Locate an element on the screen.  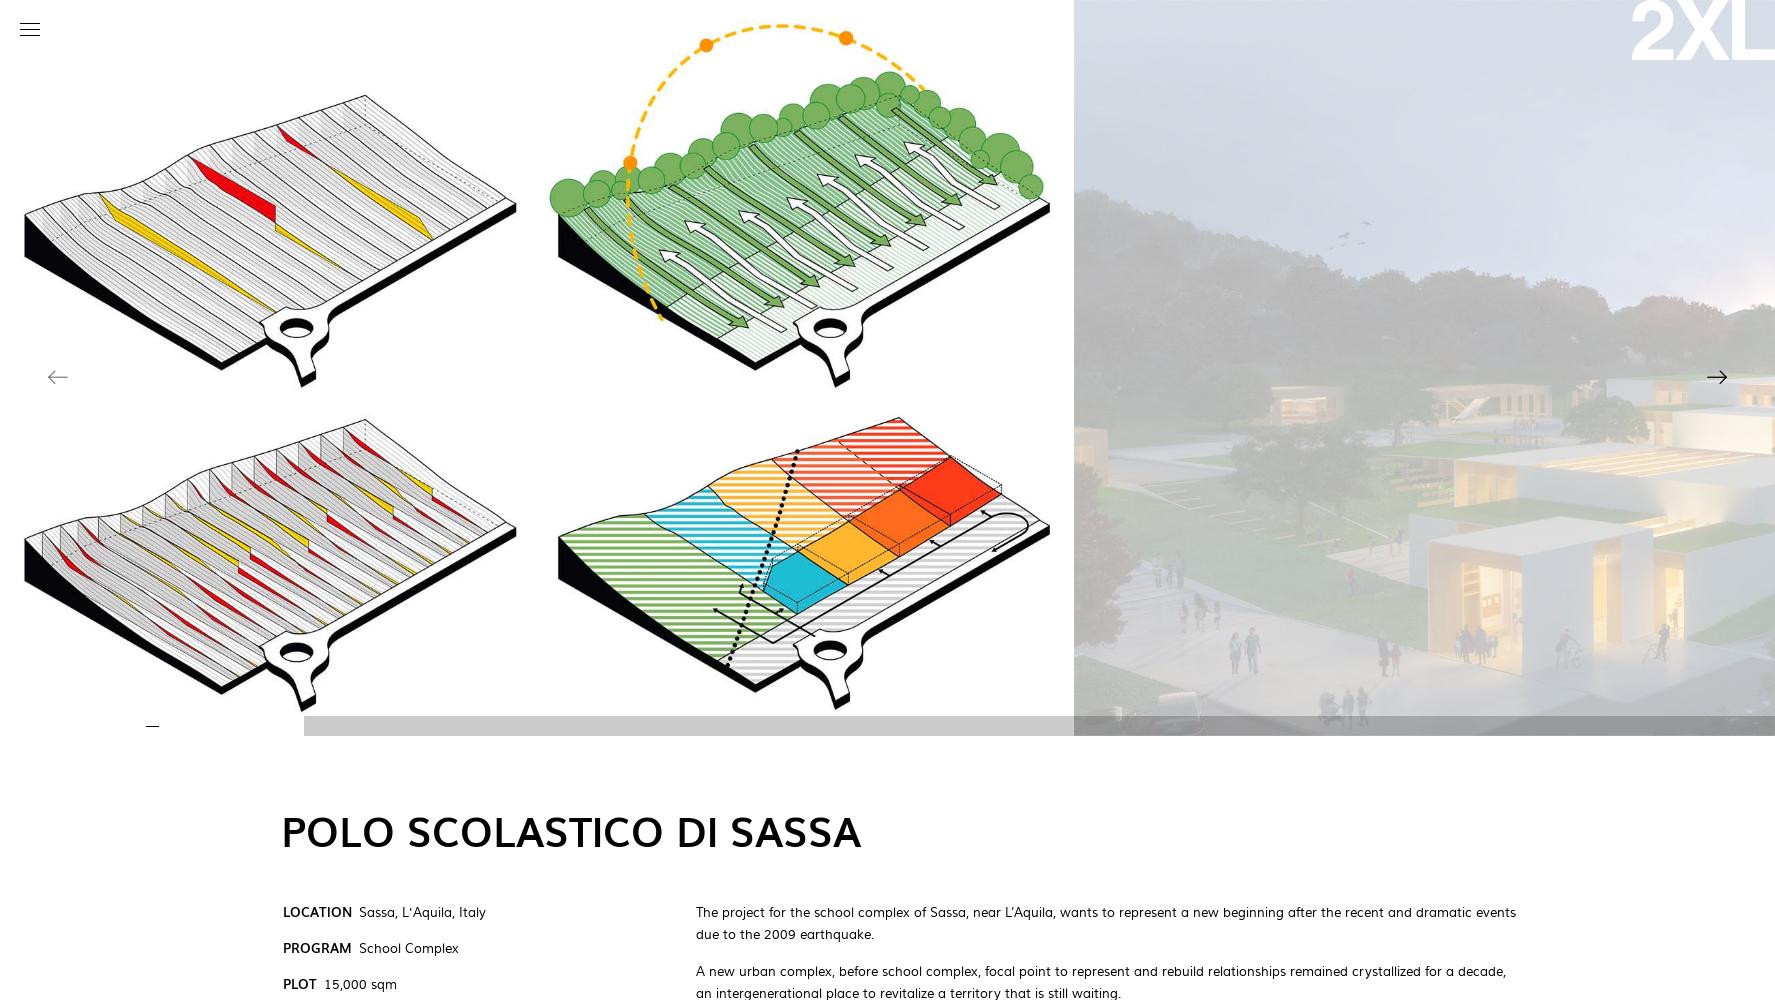
'School Complex' is located at coordinates (408, 948).